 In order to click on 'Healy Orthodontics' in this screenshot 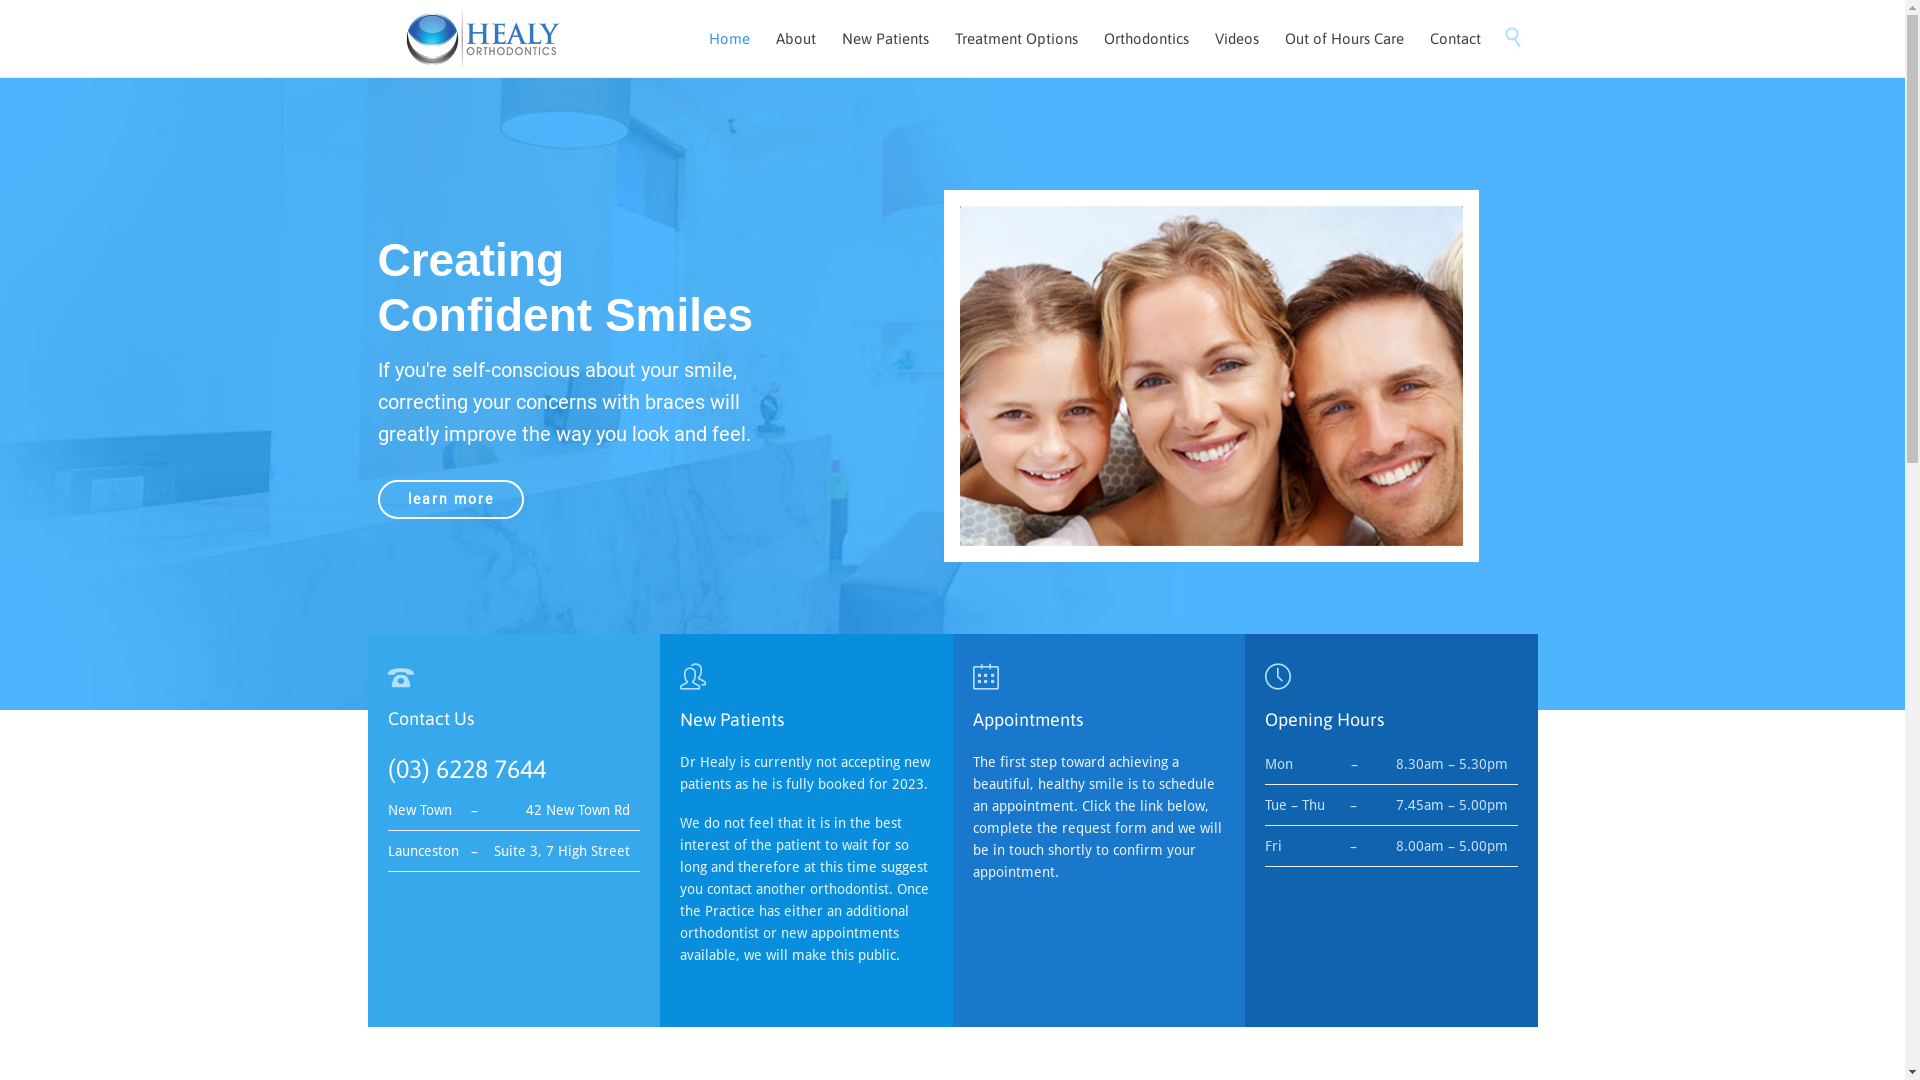, I will do `click(481, 38)`.